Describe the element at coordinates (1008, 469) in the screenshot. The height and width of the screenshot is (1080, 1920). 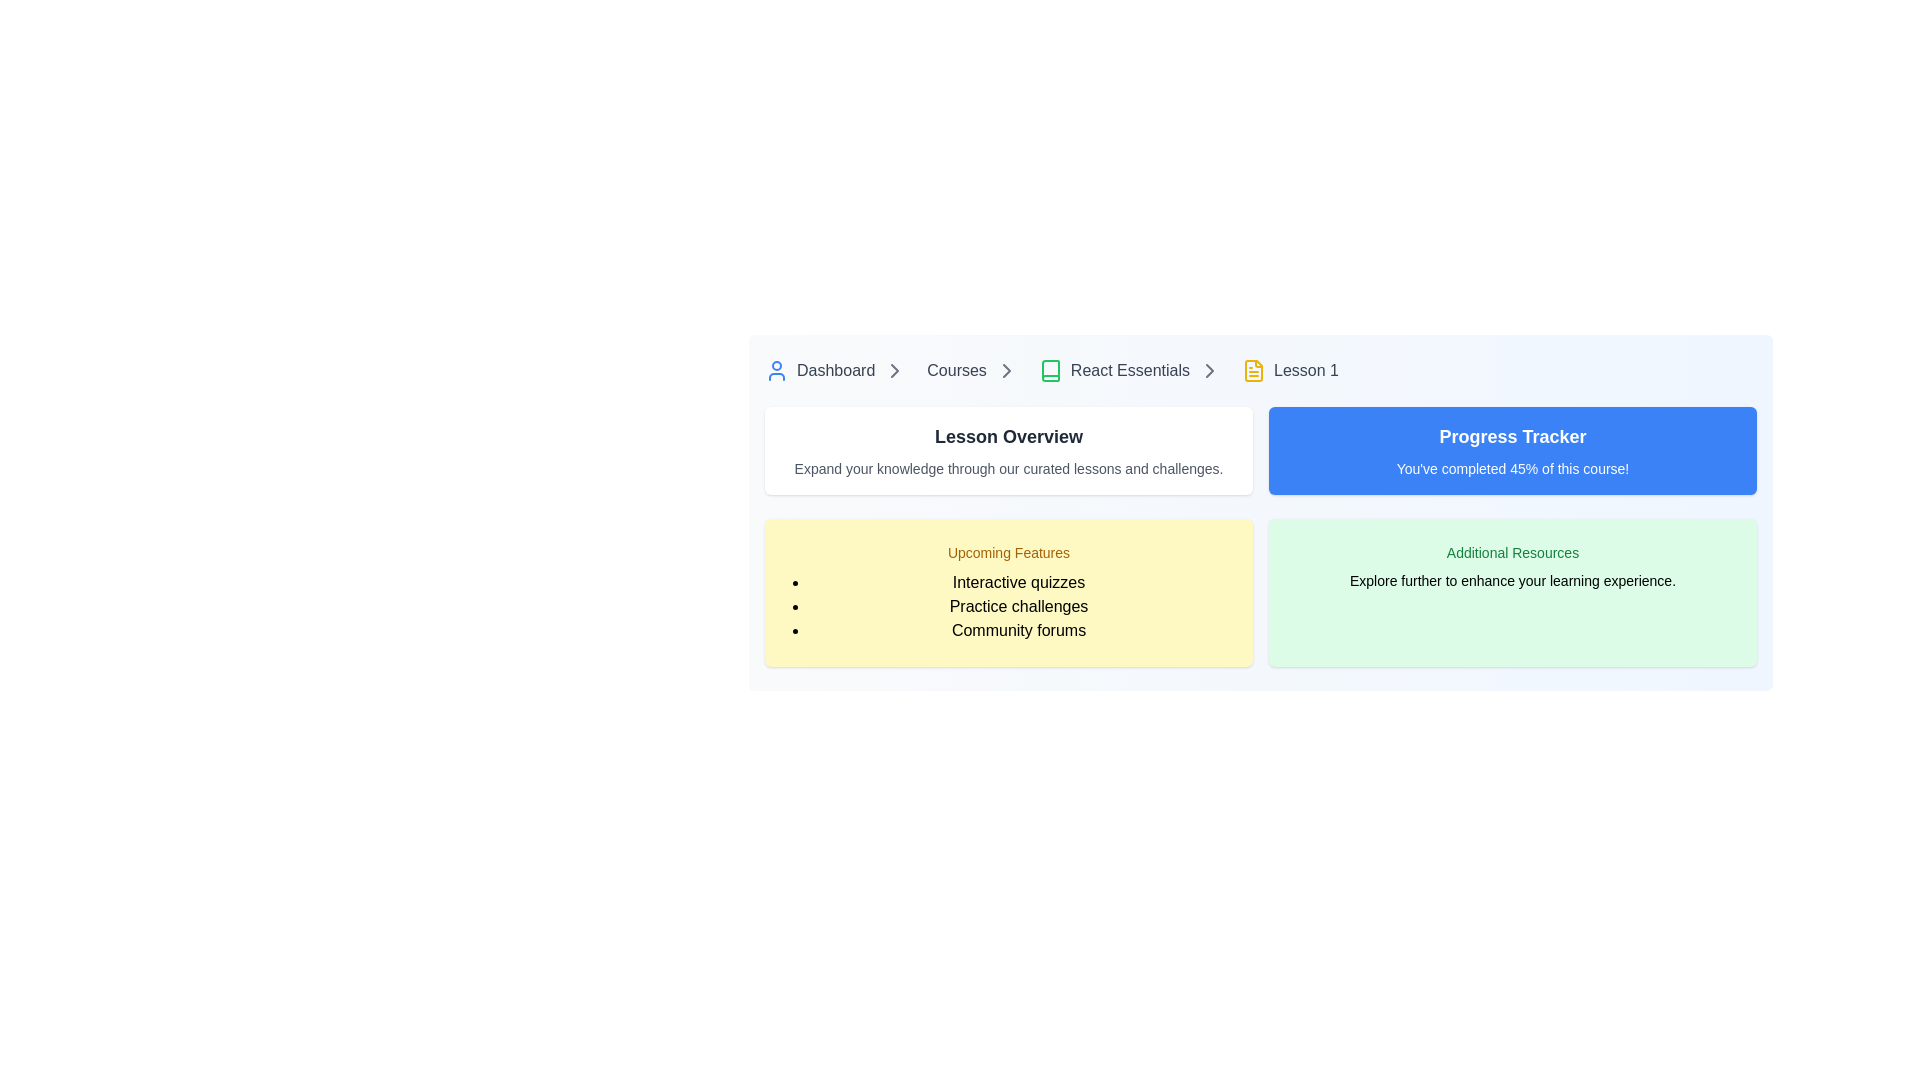
I see `text snippet that says 'Expand your knowledge through our curated lessons and challenges.' located under the 'Lesson Overview' title in the lesson module box` at that location.